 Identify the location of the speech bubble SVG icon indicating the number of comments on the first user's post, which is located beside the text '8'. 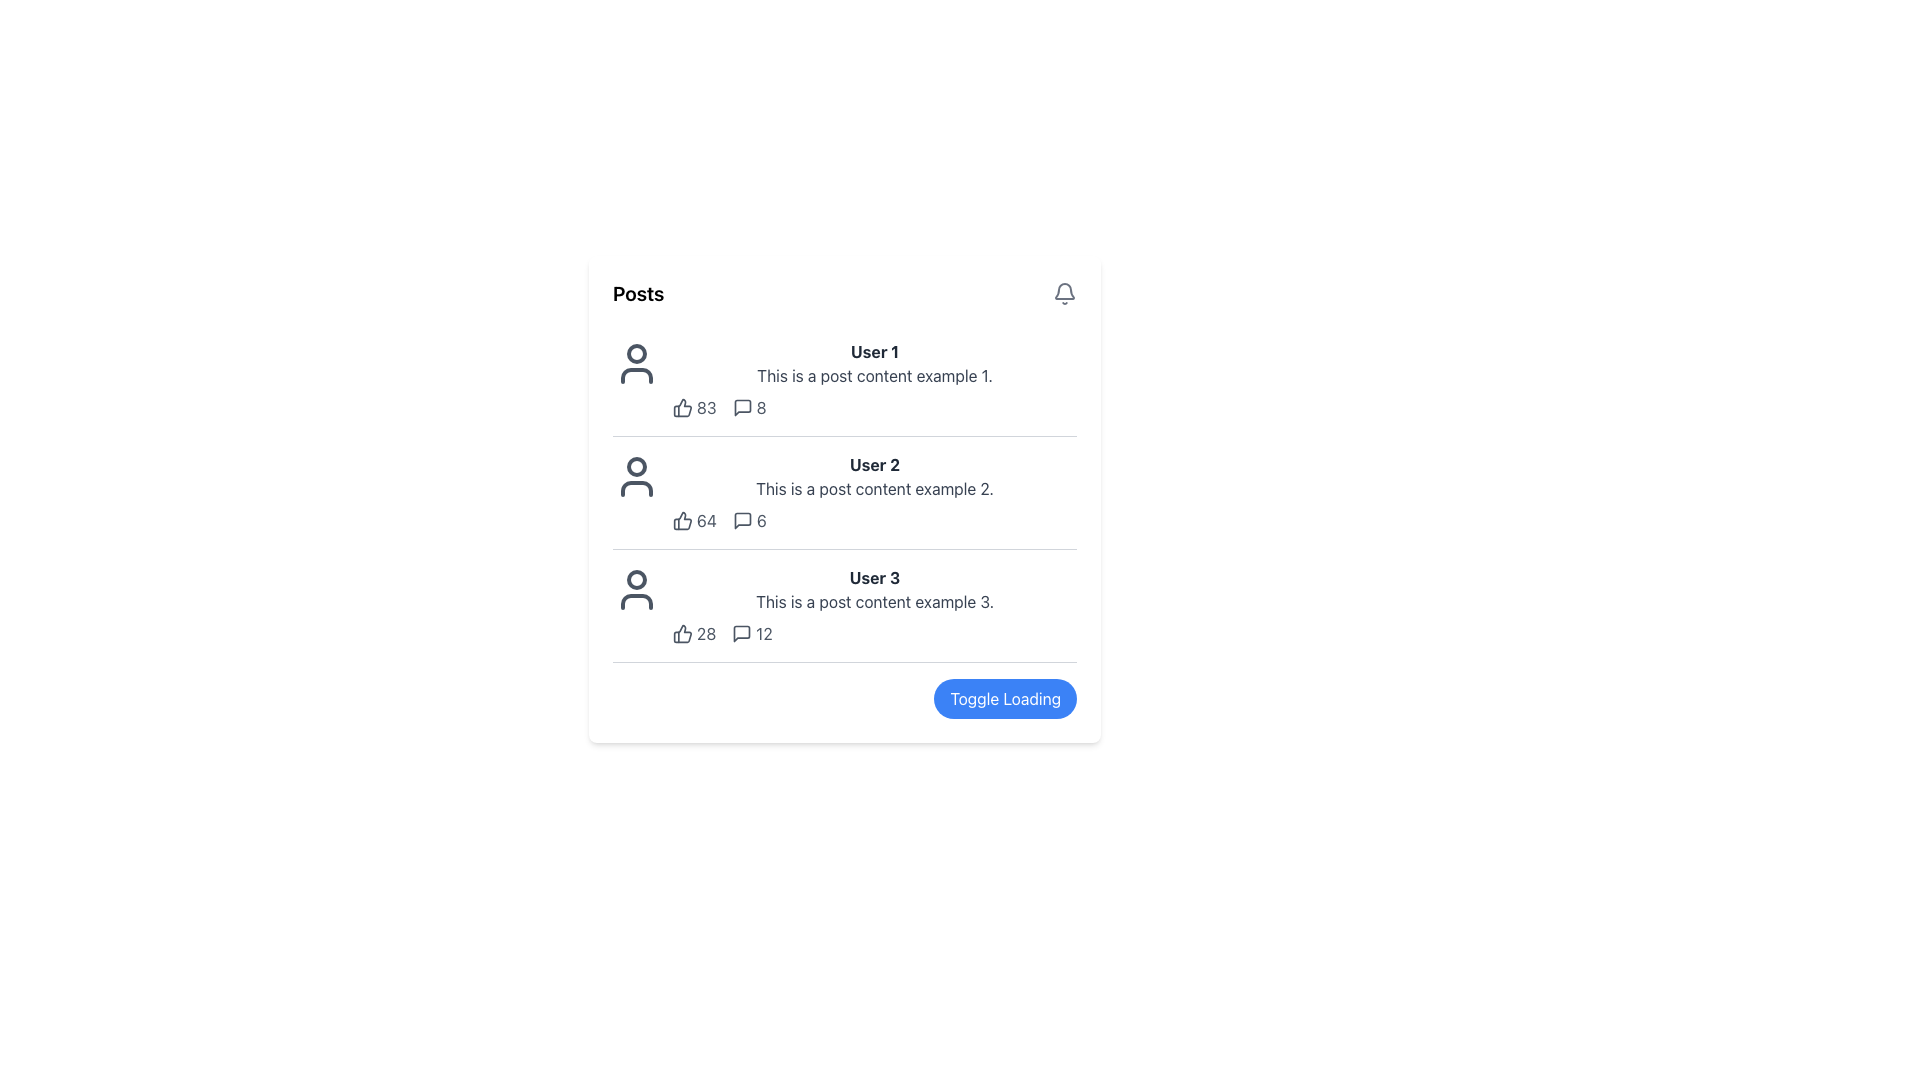
(741, 407).